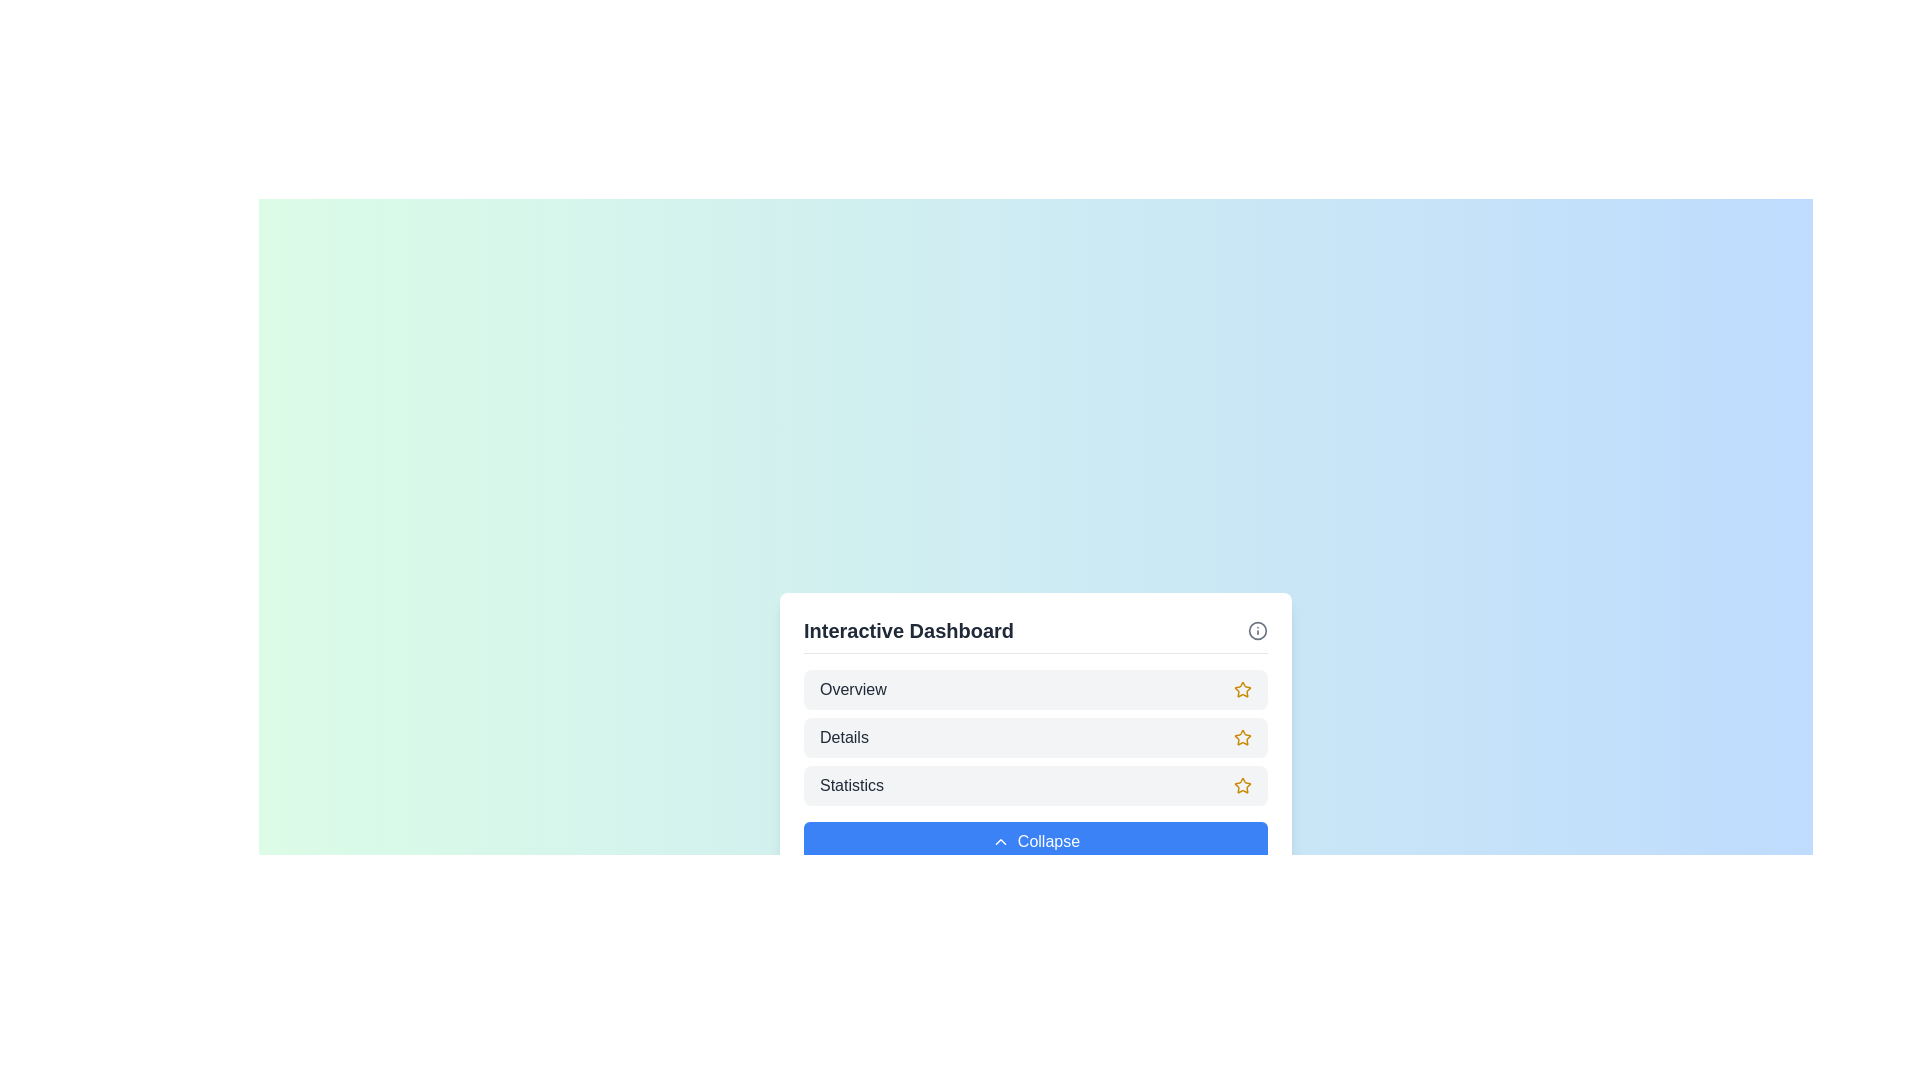 This screenshot has width=1920, height=1080. Describe the element at coordinates (852, 784) in the screenshot. I see `text from the 'Statistics' label, which is styled with a gray font color and located within the third navigation entry of the card` at that location.